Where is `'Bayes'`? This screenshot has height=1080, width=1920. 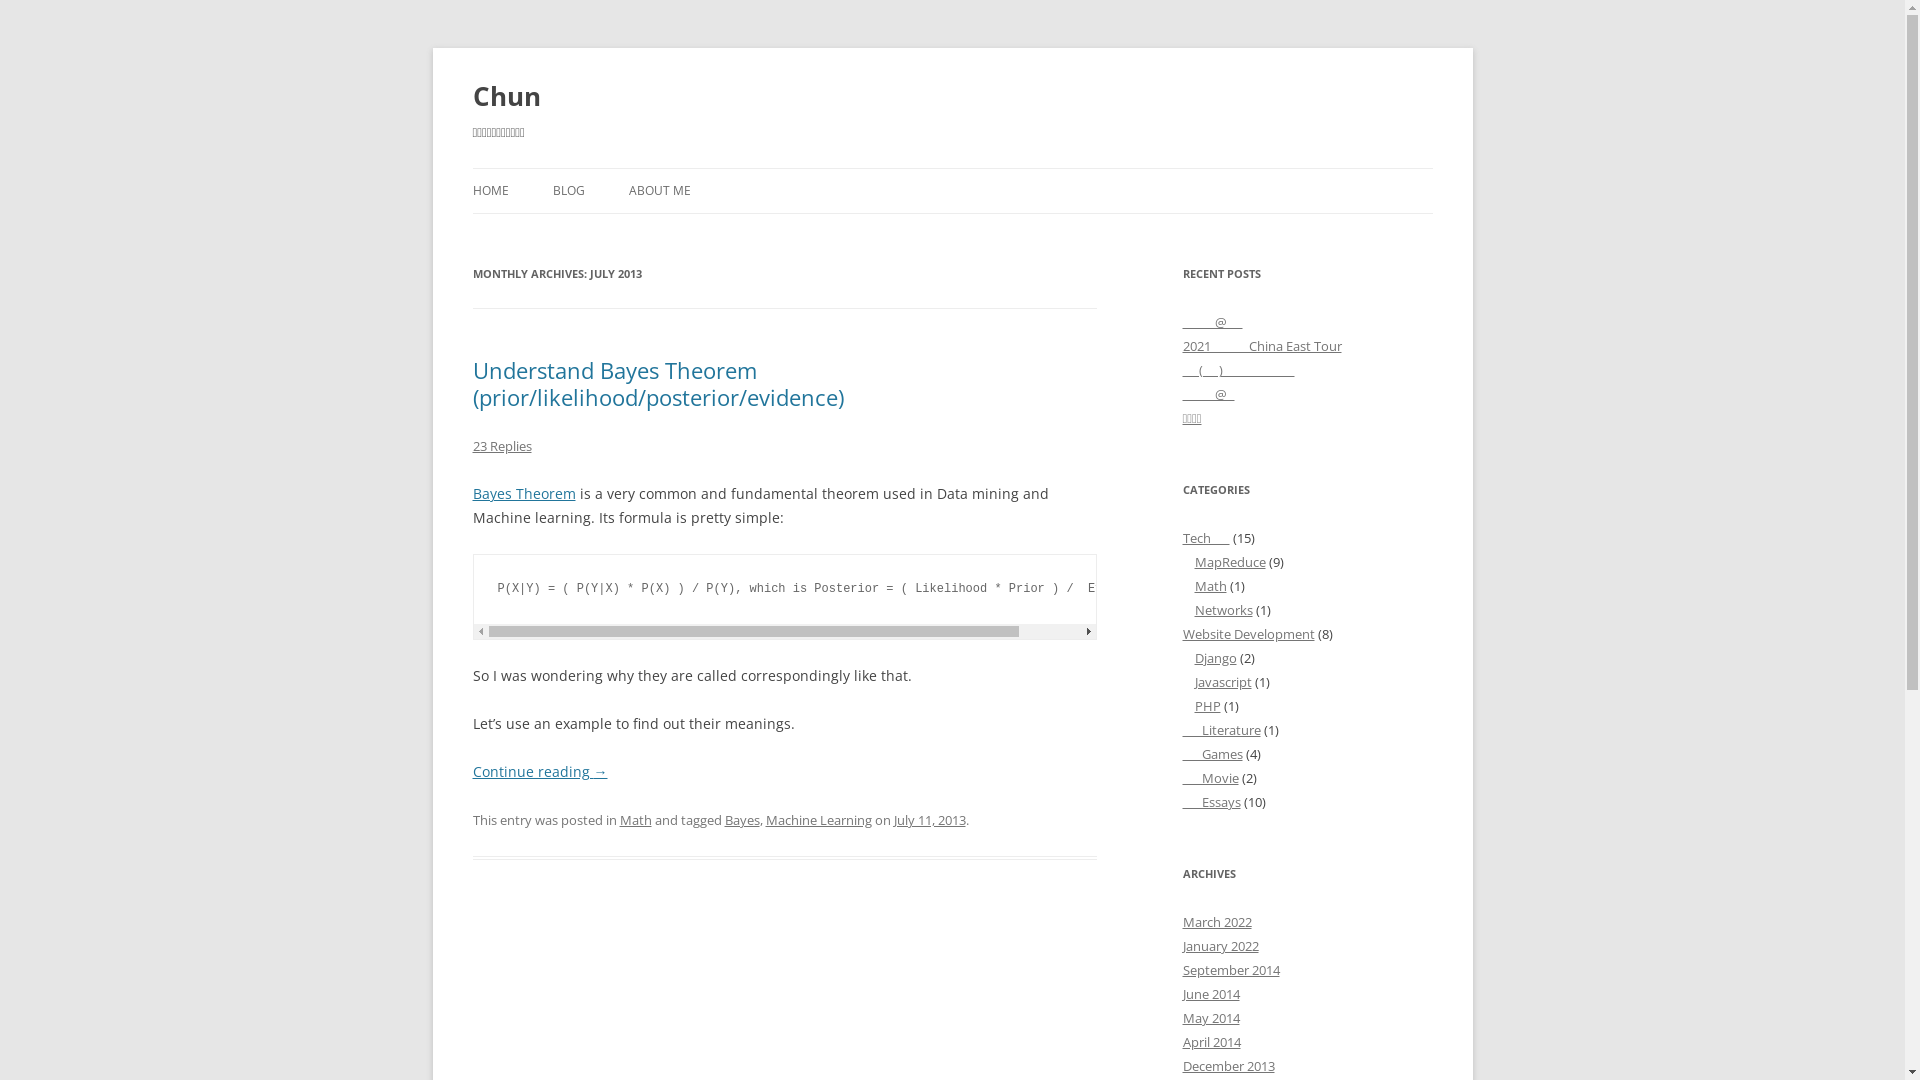
'Bayes' is located at coordinates (740, 820).